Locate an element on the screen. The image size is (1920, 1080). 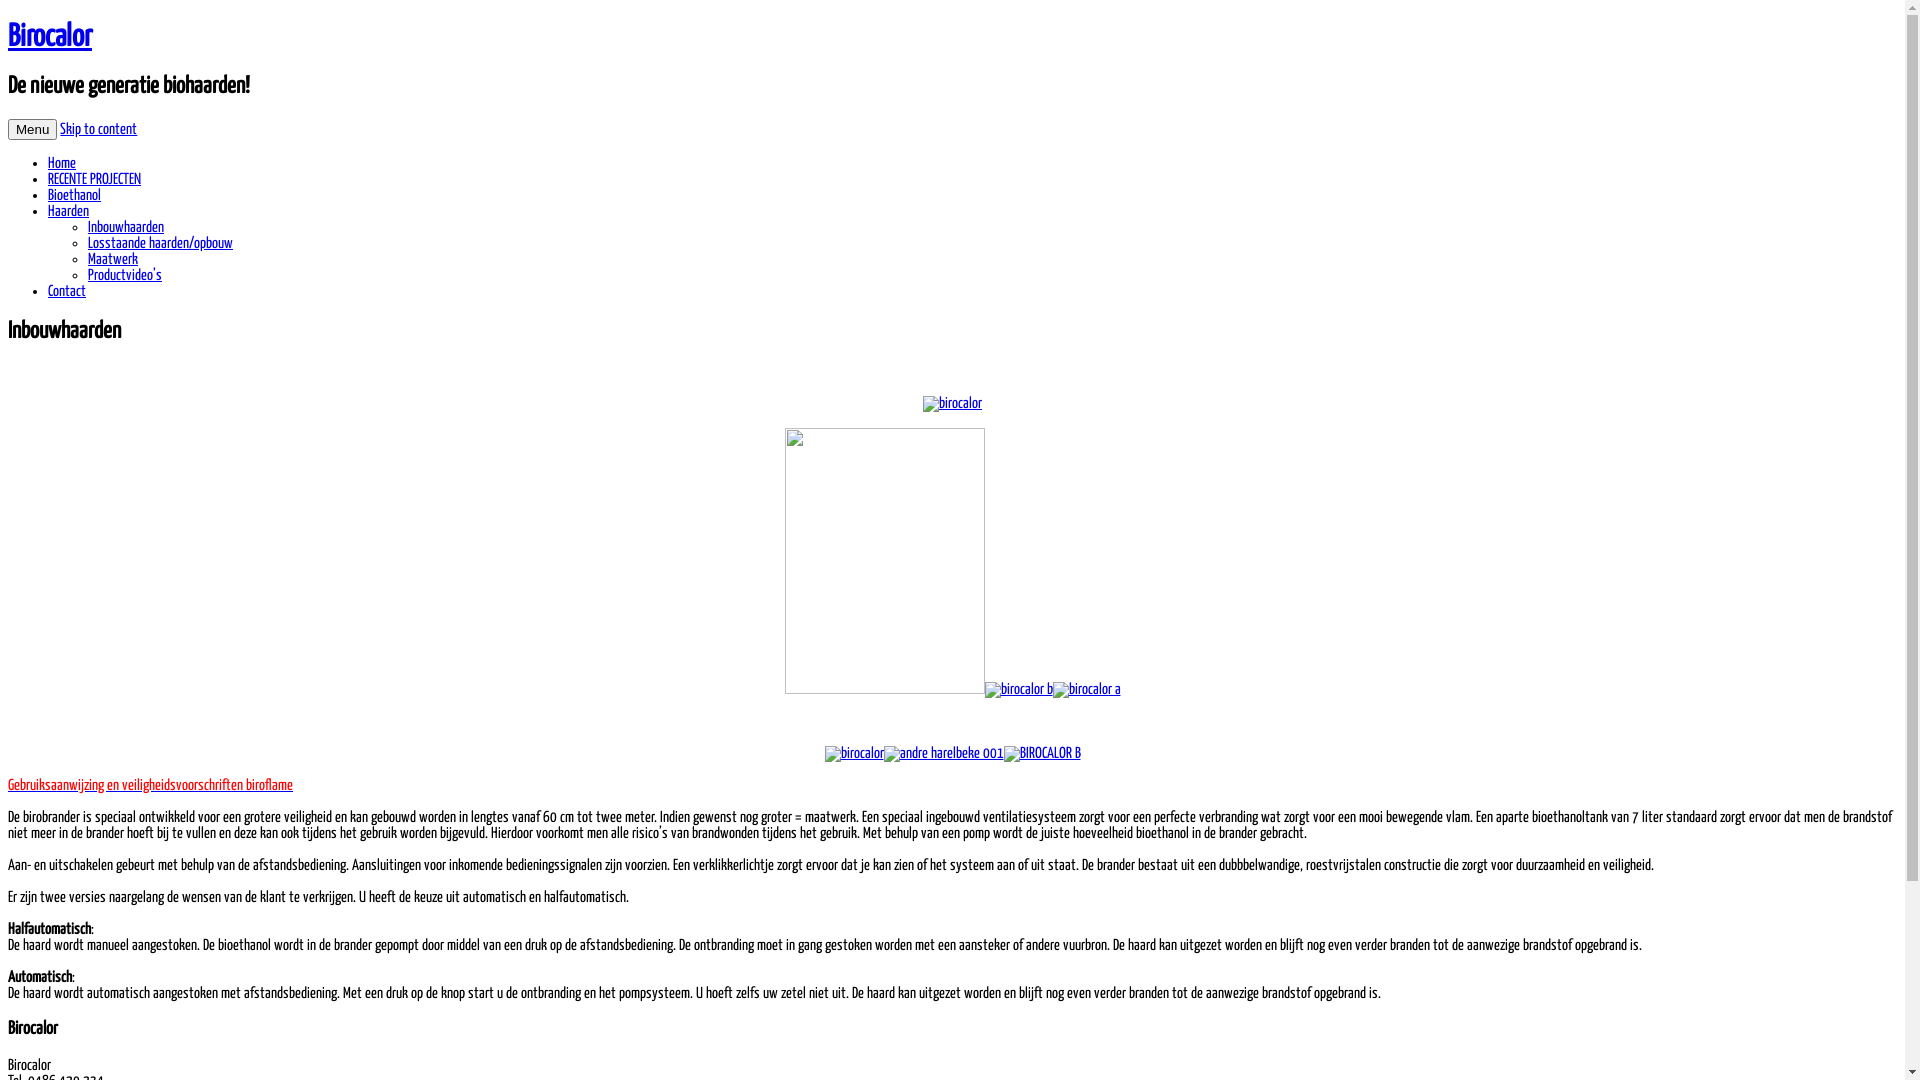
'Losstaande haarden/opbouw' is located at coordinates (86, 242).